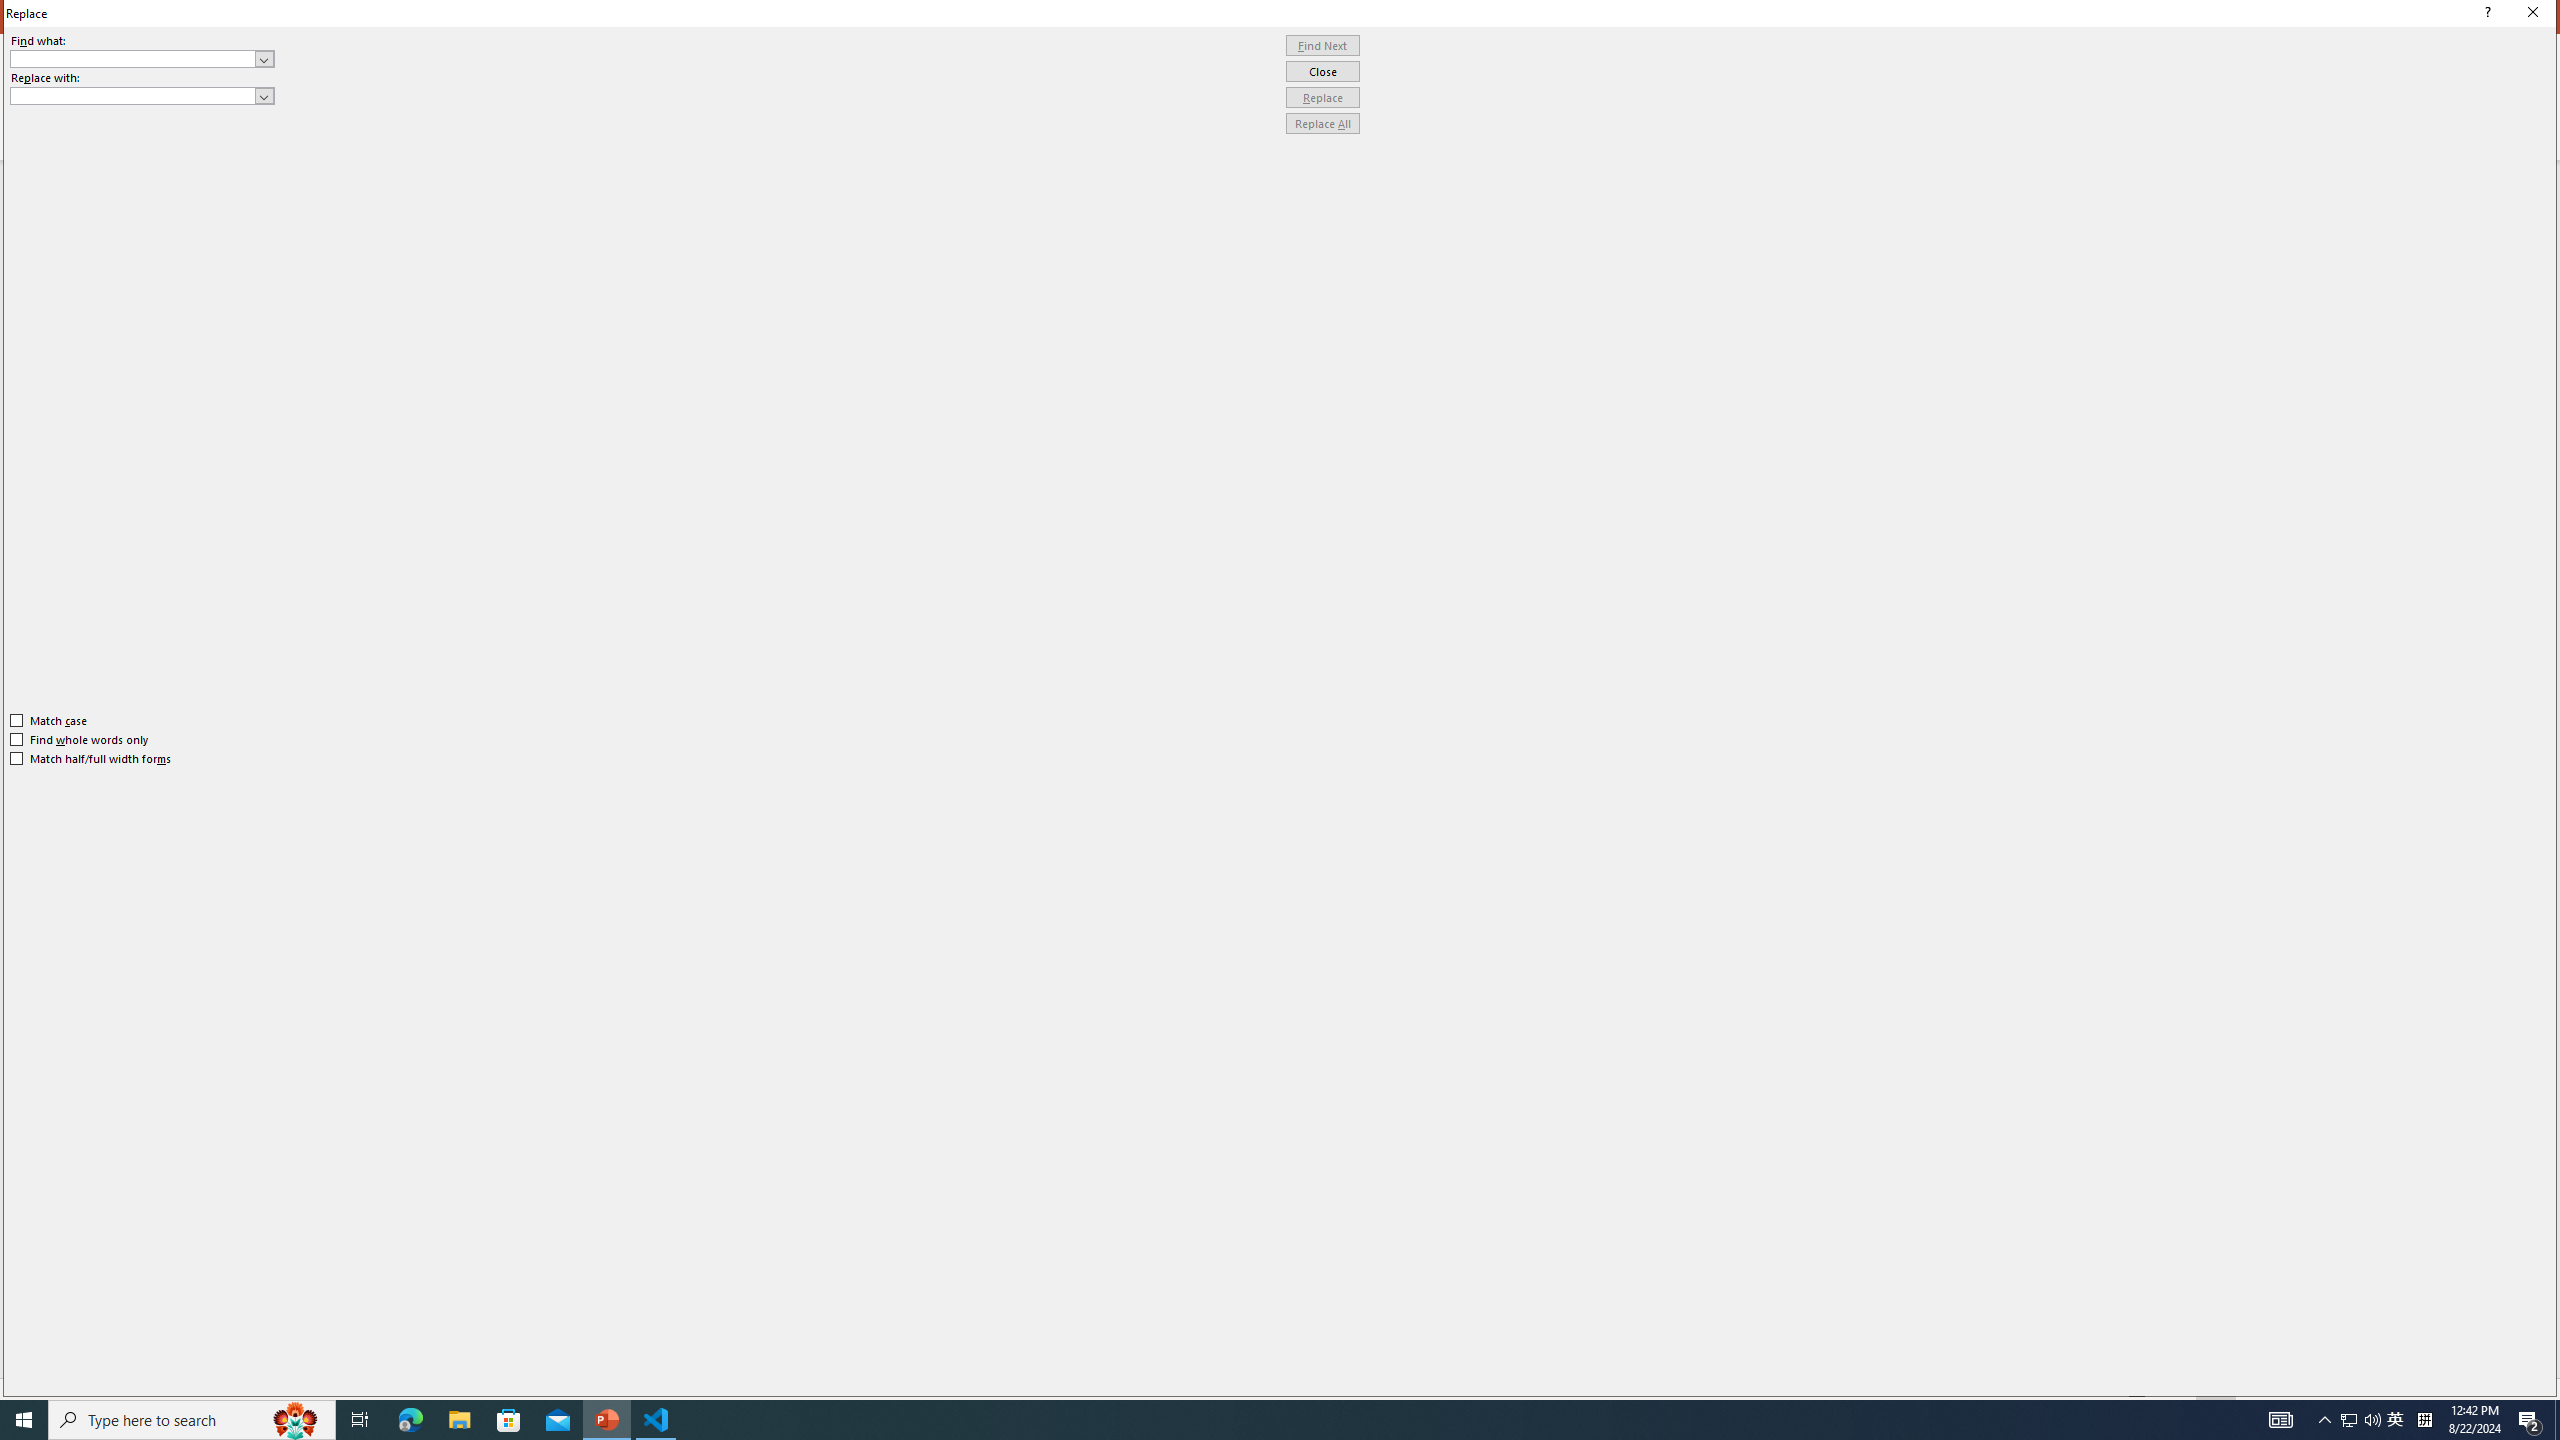  I want to click on 'Replace', so click(1322, 96).